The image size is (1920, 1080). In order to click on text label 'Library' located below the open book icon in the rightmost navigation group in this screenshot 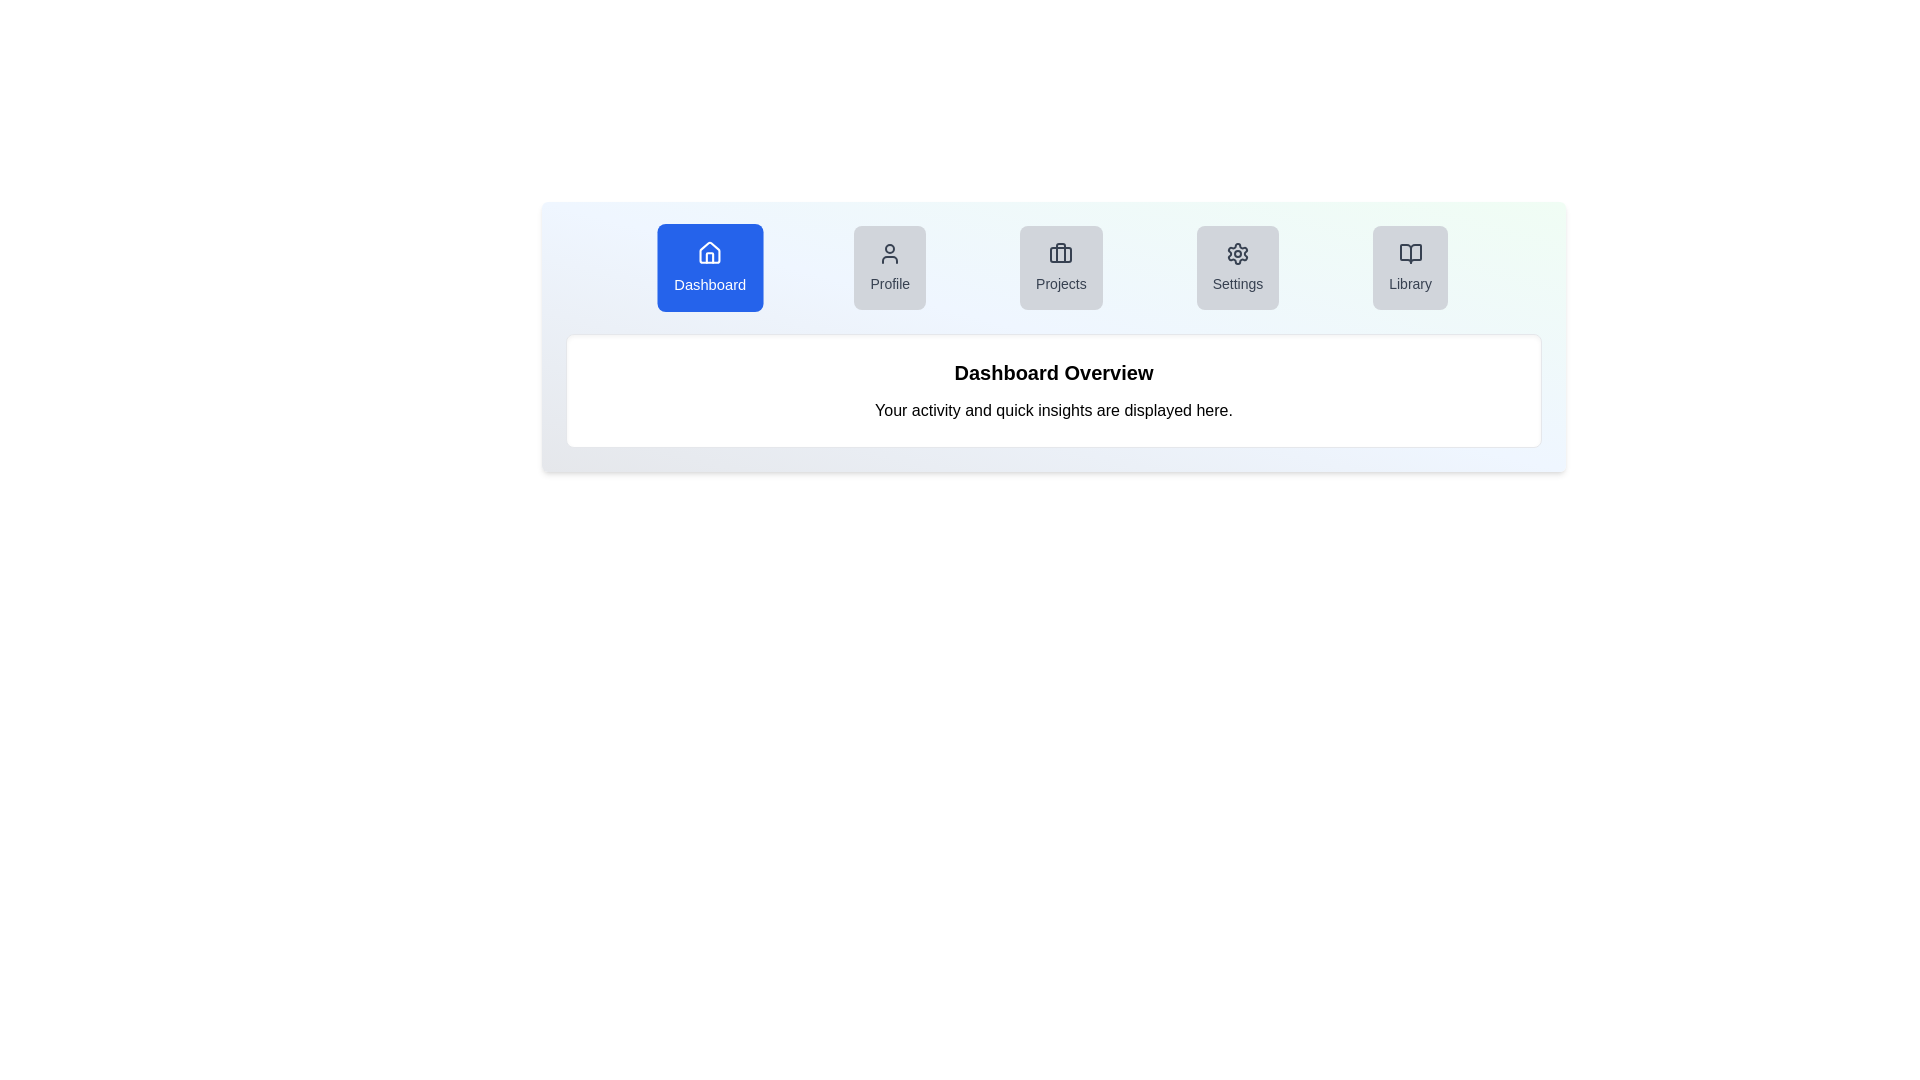, I will do `click(1409, 284)`.